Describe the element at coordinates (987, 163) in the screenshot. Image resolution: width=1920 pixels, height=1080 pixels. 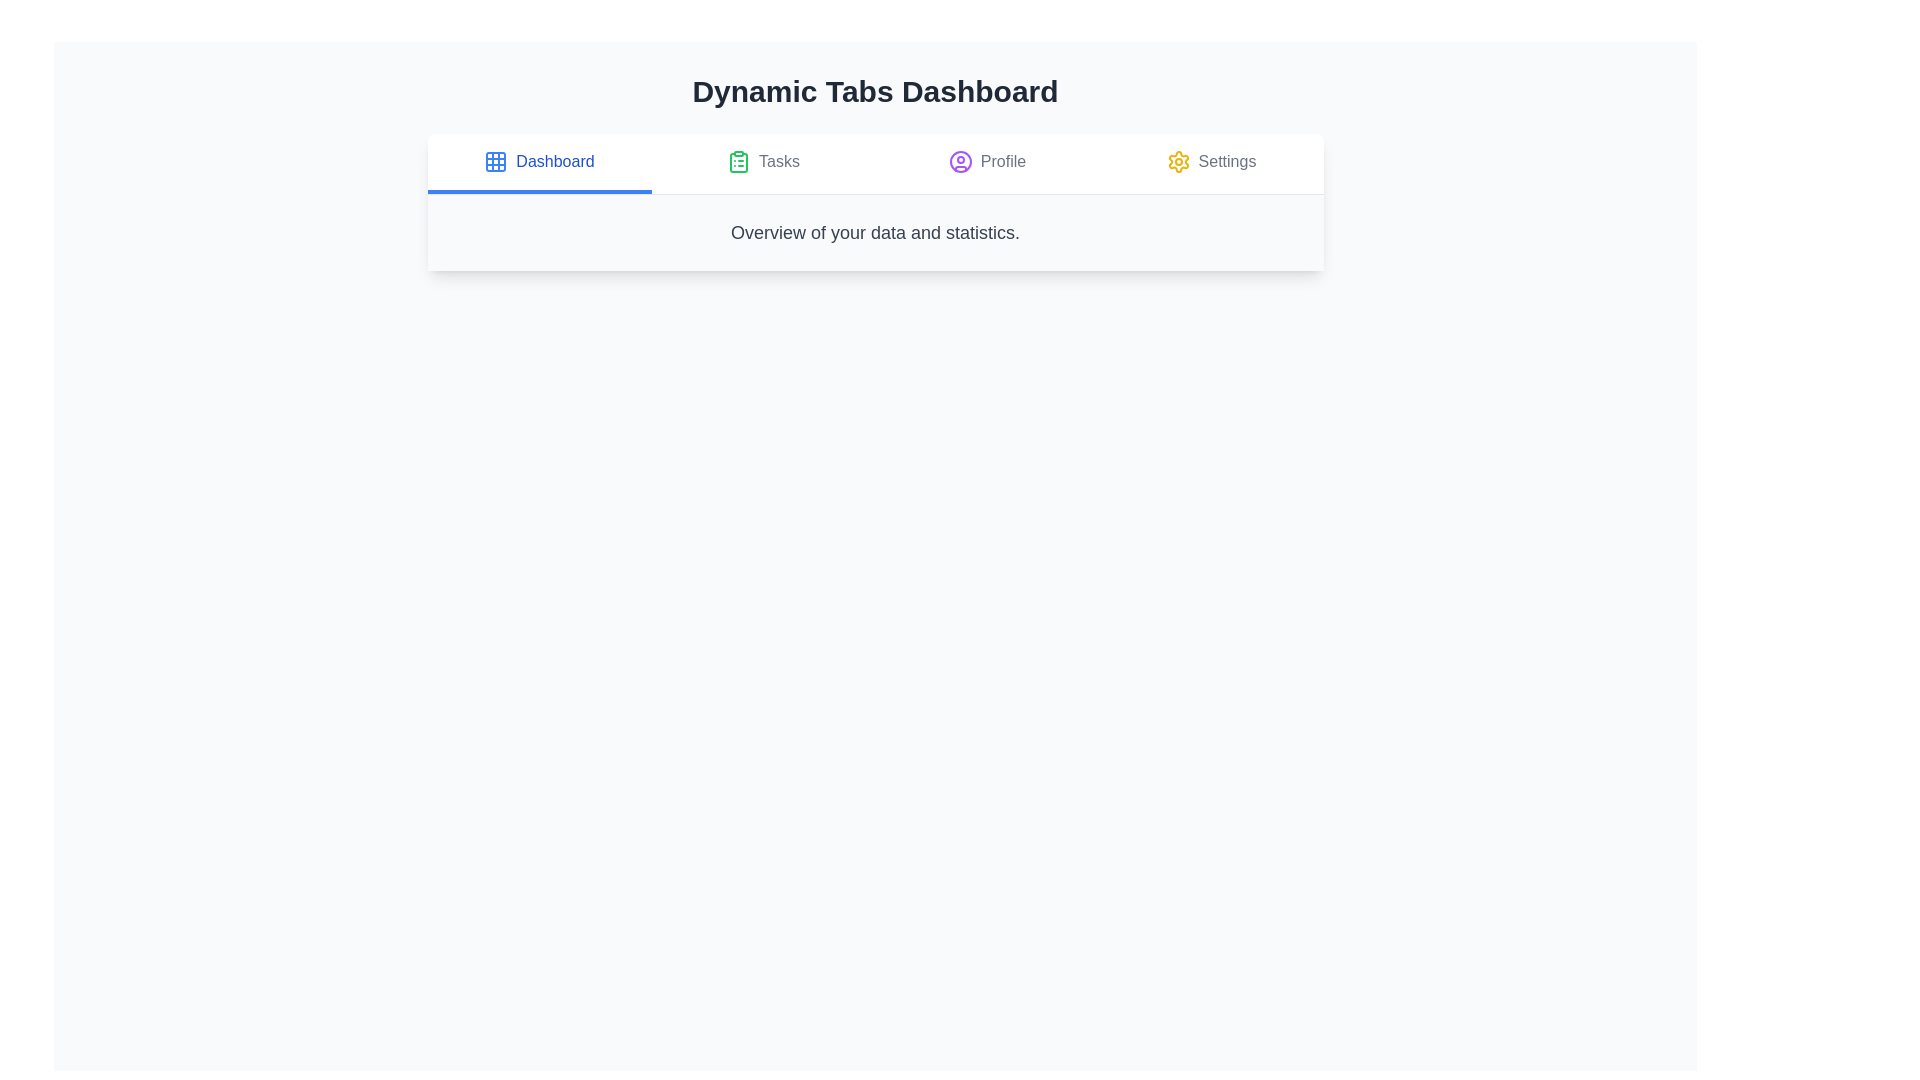
I see `the 'Profile' Navigation Tab, which is the third tab from the left in the navigation bar, located centrally at the upper section between 'Tasks' and 'Settings'` at that location.